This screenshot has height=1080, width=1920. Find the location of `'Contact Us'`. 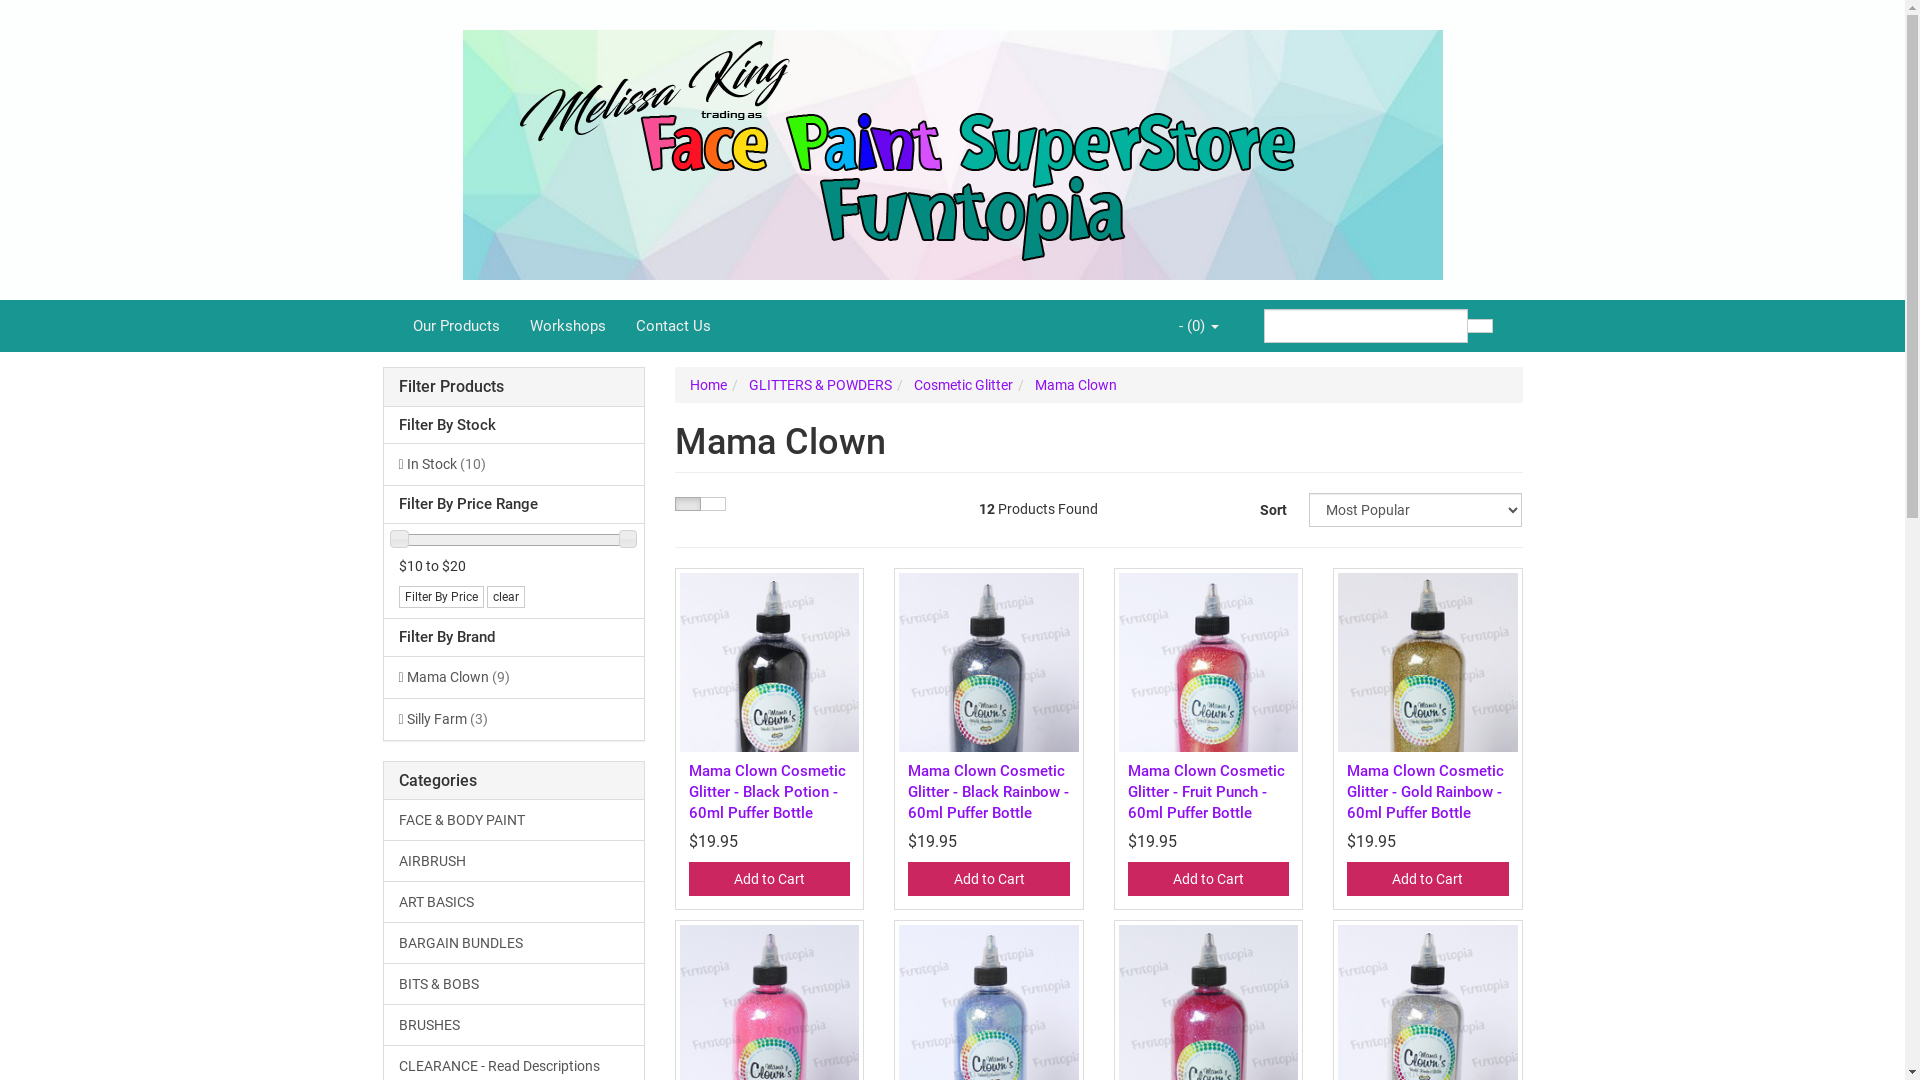

'Contact Us' is located at coordinates (672, 325).